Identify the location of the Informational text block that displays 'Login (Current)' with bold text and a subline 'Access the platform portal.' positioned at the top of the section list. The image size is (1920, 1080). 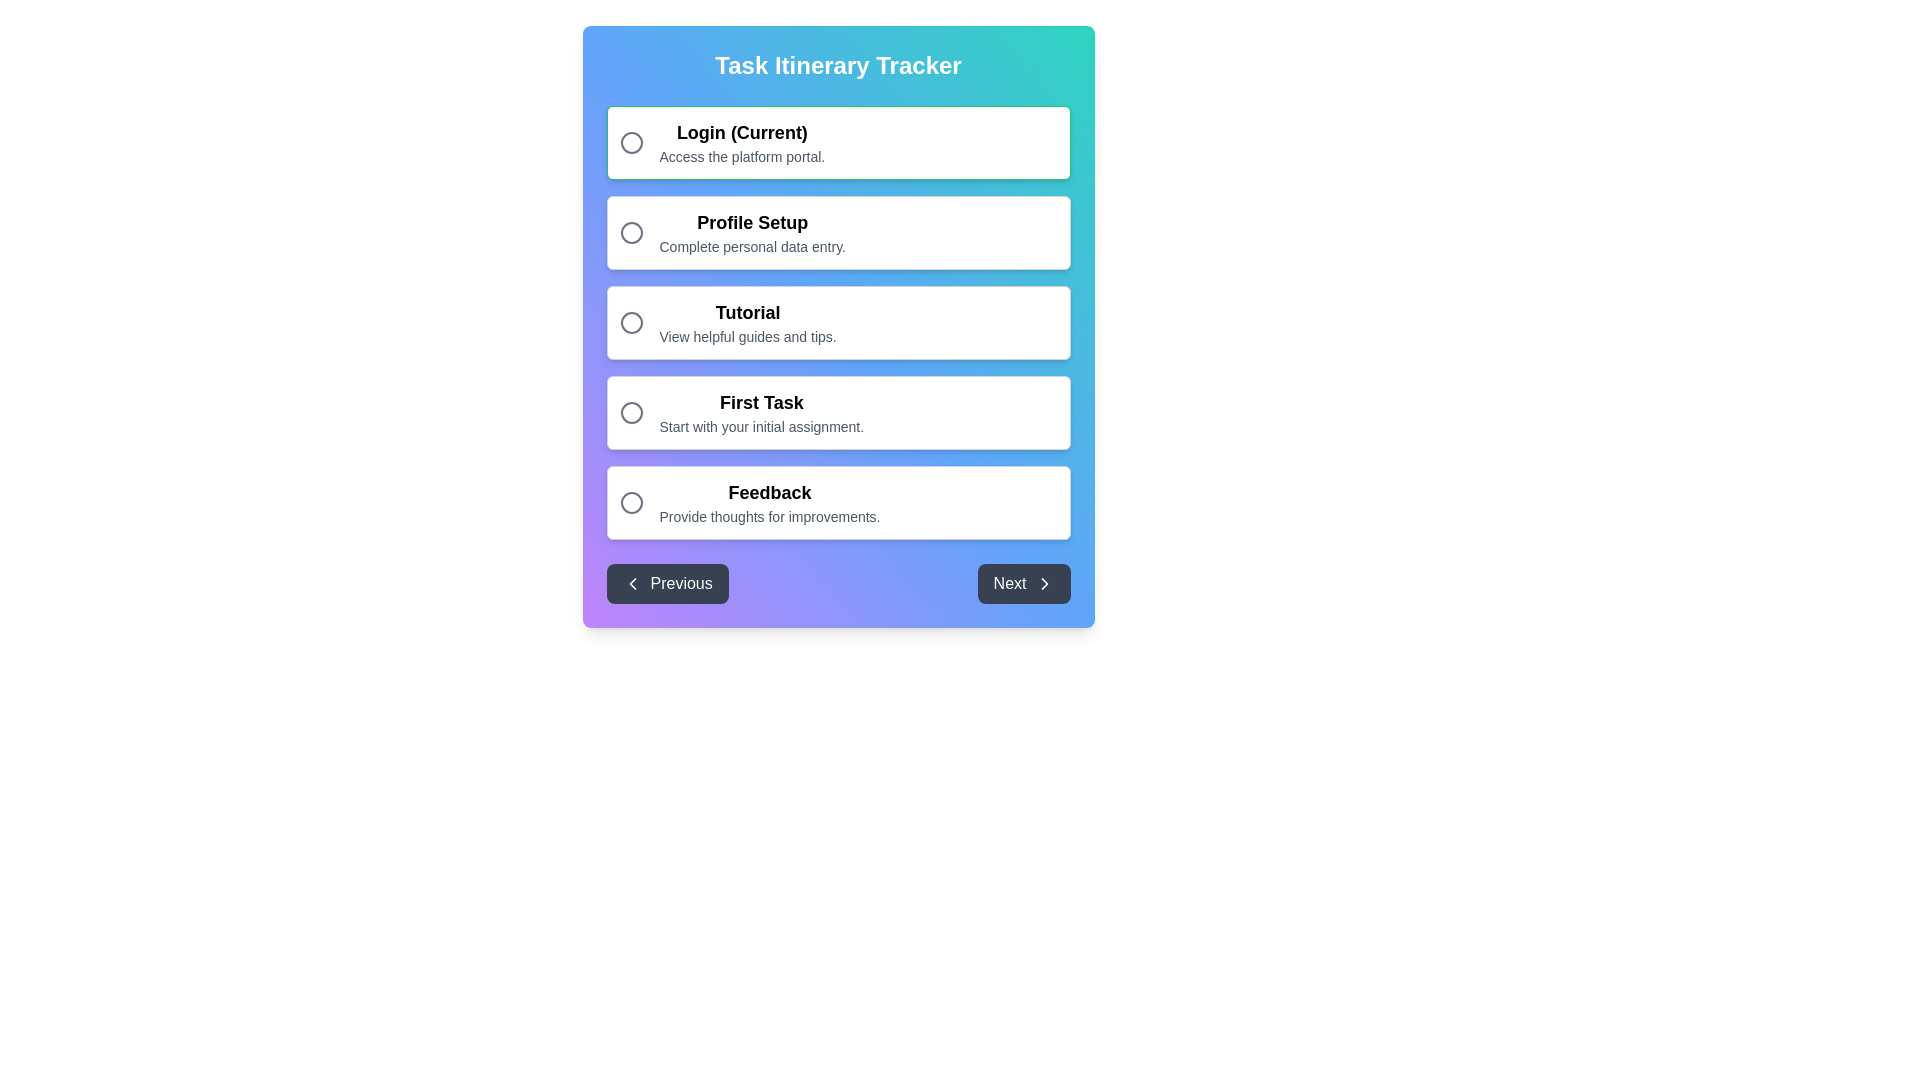
(741, 141).